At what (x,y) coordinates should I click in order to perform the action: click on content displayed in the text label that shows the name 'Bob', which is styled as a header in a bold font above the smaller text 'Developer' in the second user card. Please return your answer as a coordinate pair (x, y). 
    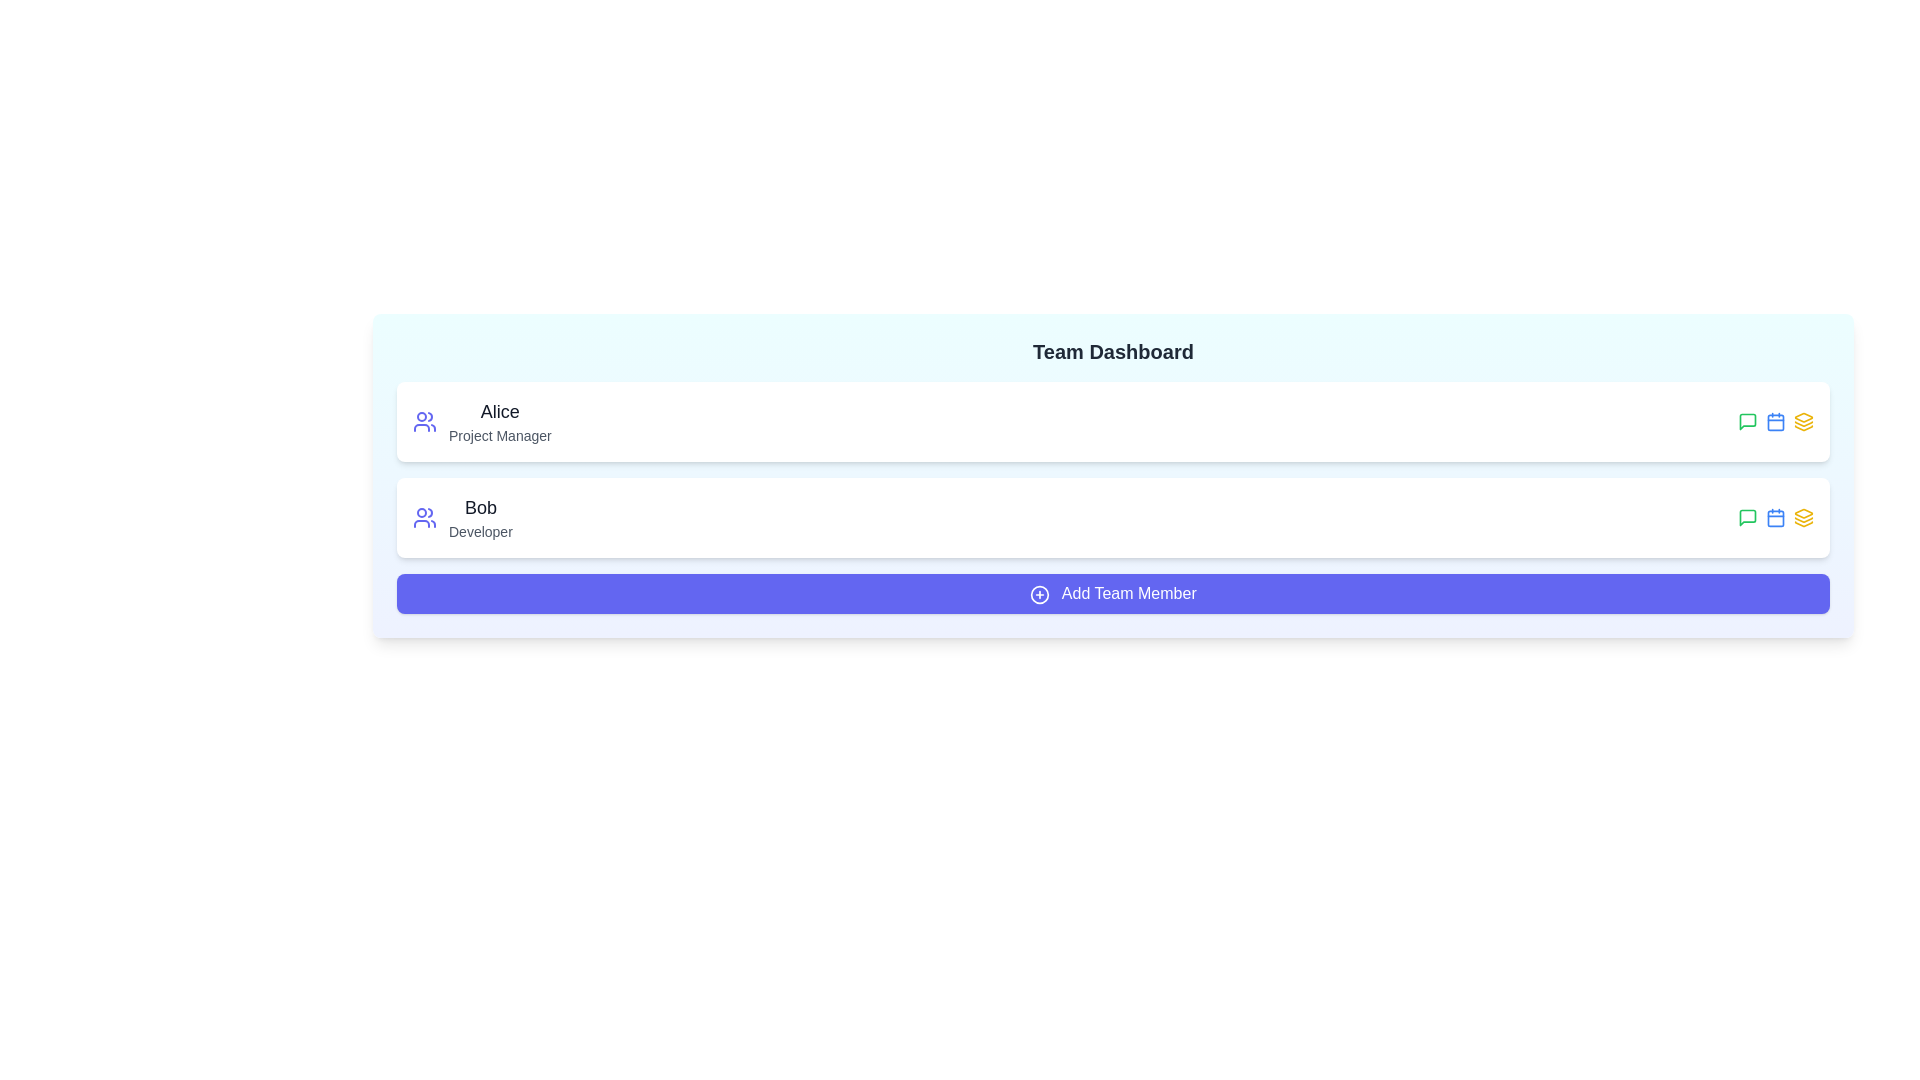
    Looking at the image, I should click on (480, 507).